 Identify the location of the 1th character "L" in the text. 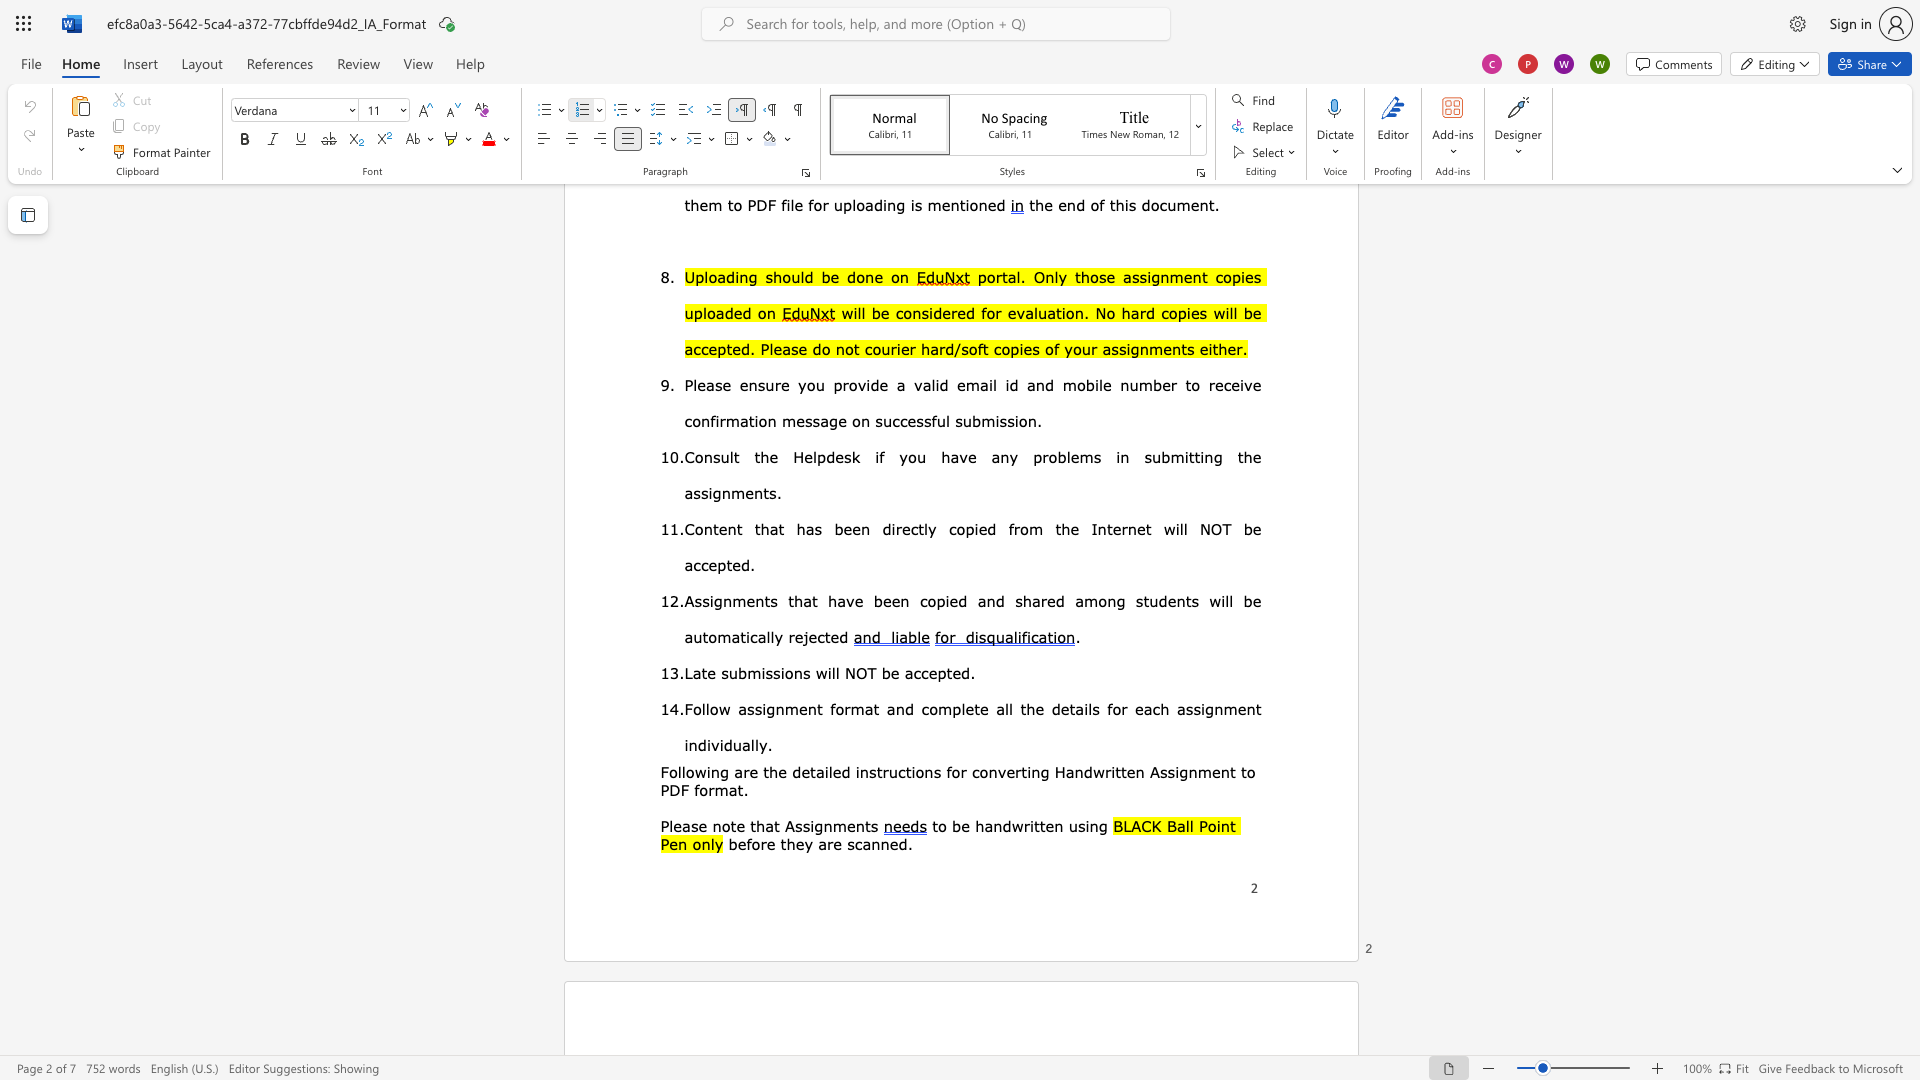
(688, 672).